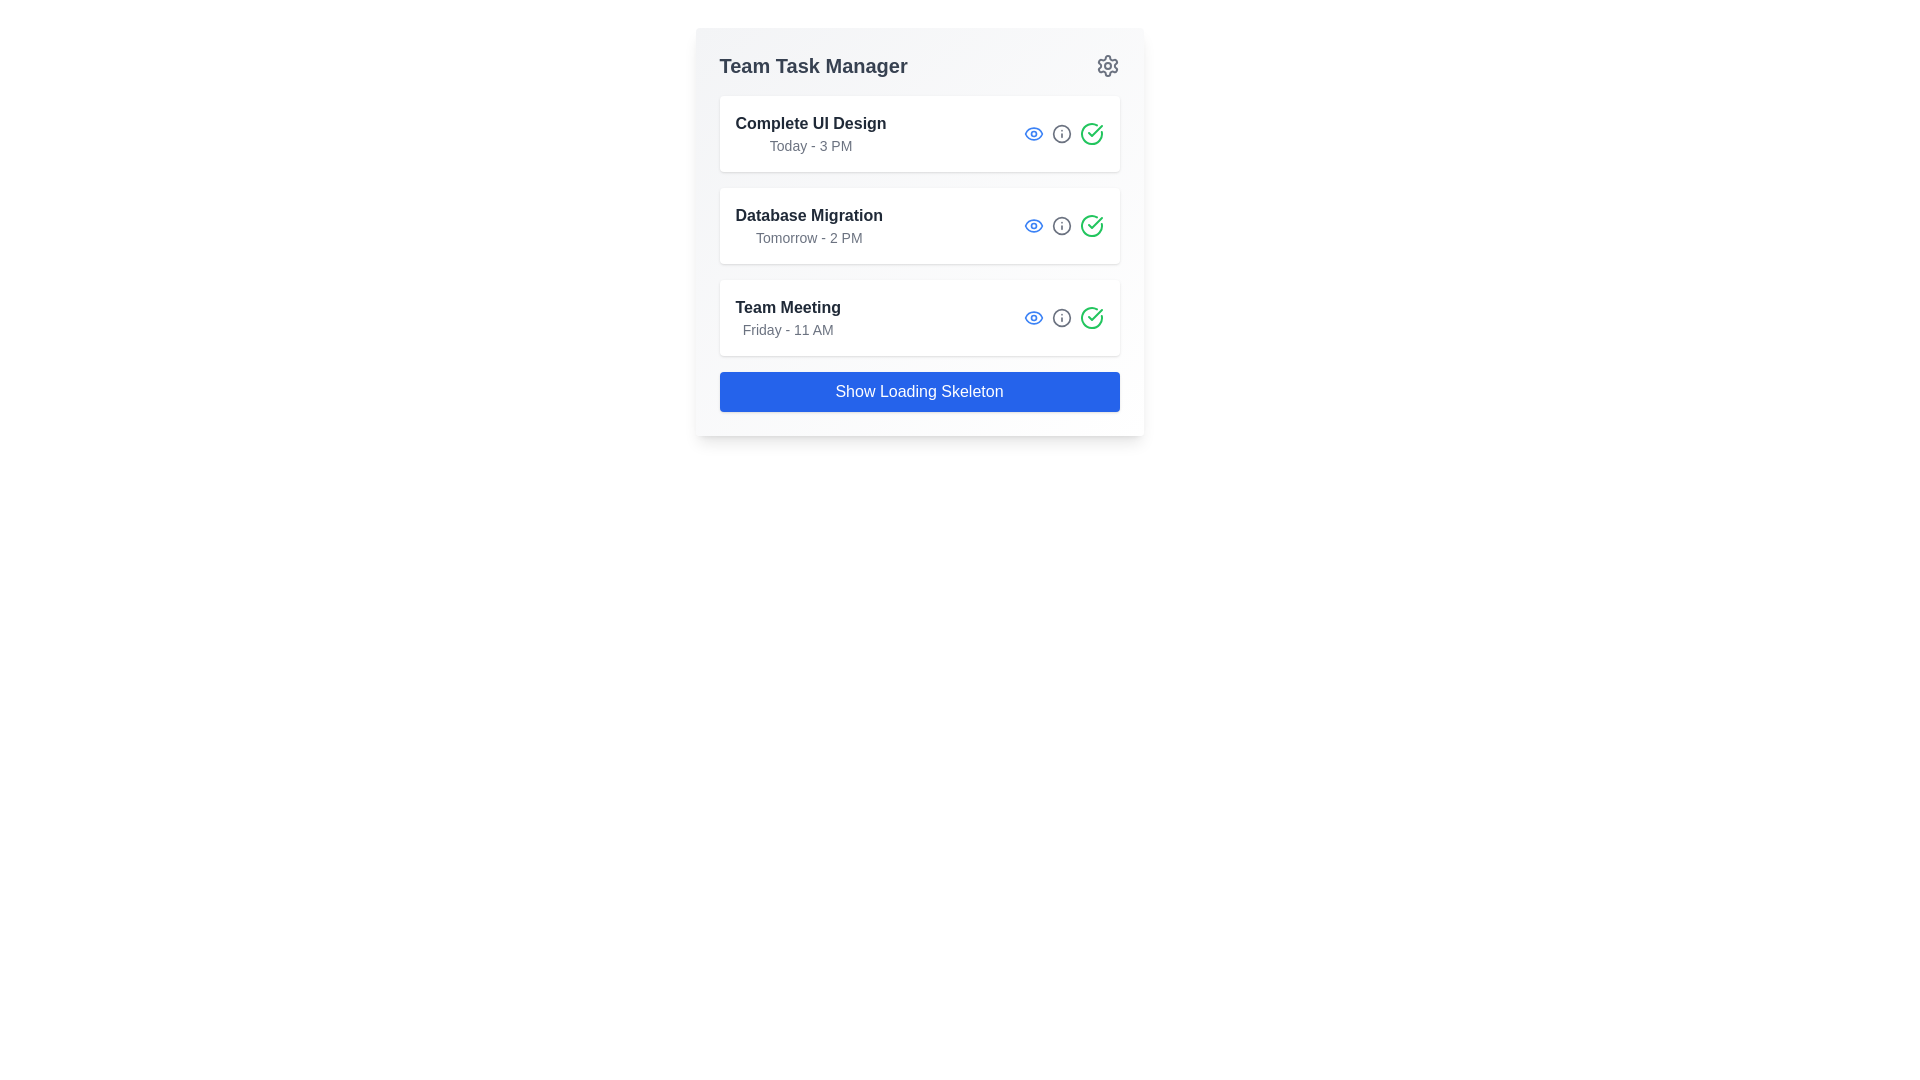 The height and width of the screenshot is (1080, 1920). I want to click on the blue eye icon in the second row of the task listing beside 'Database Migration', so click(1033, 225).